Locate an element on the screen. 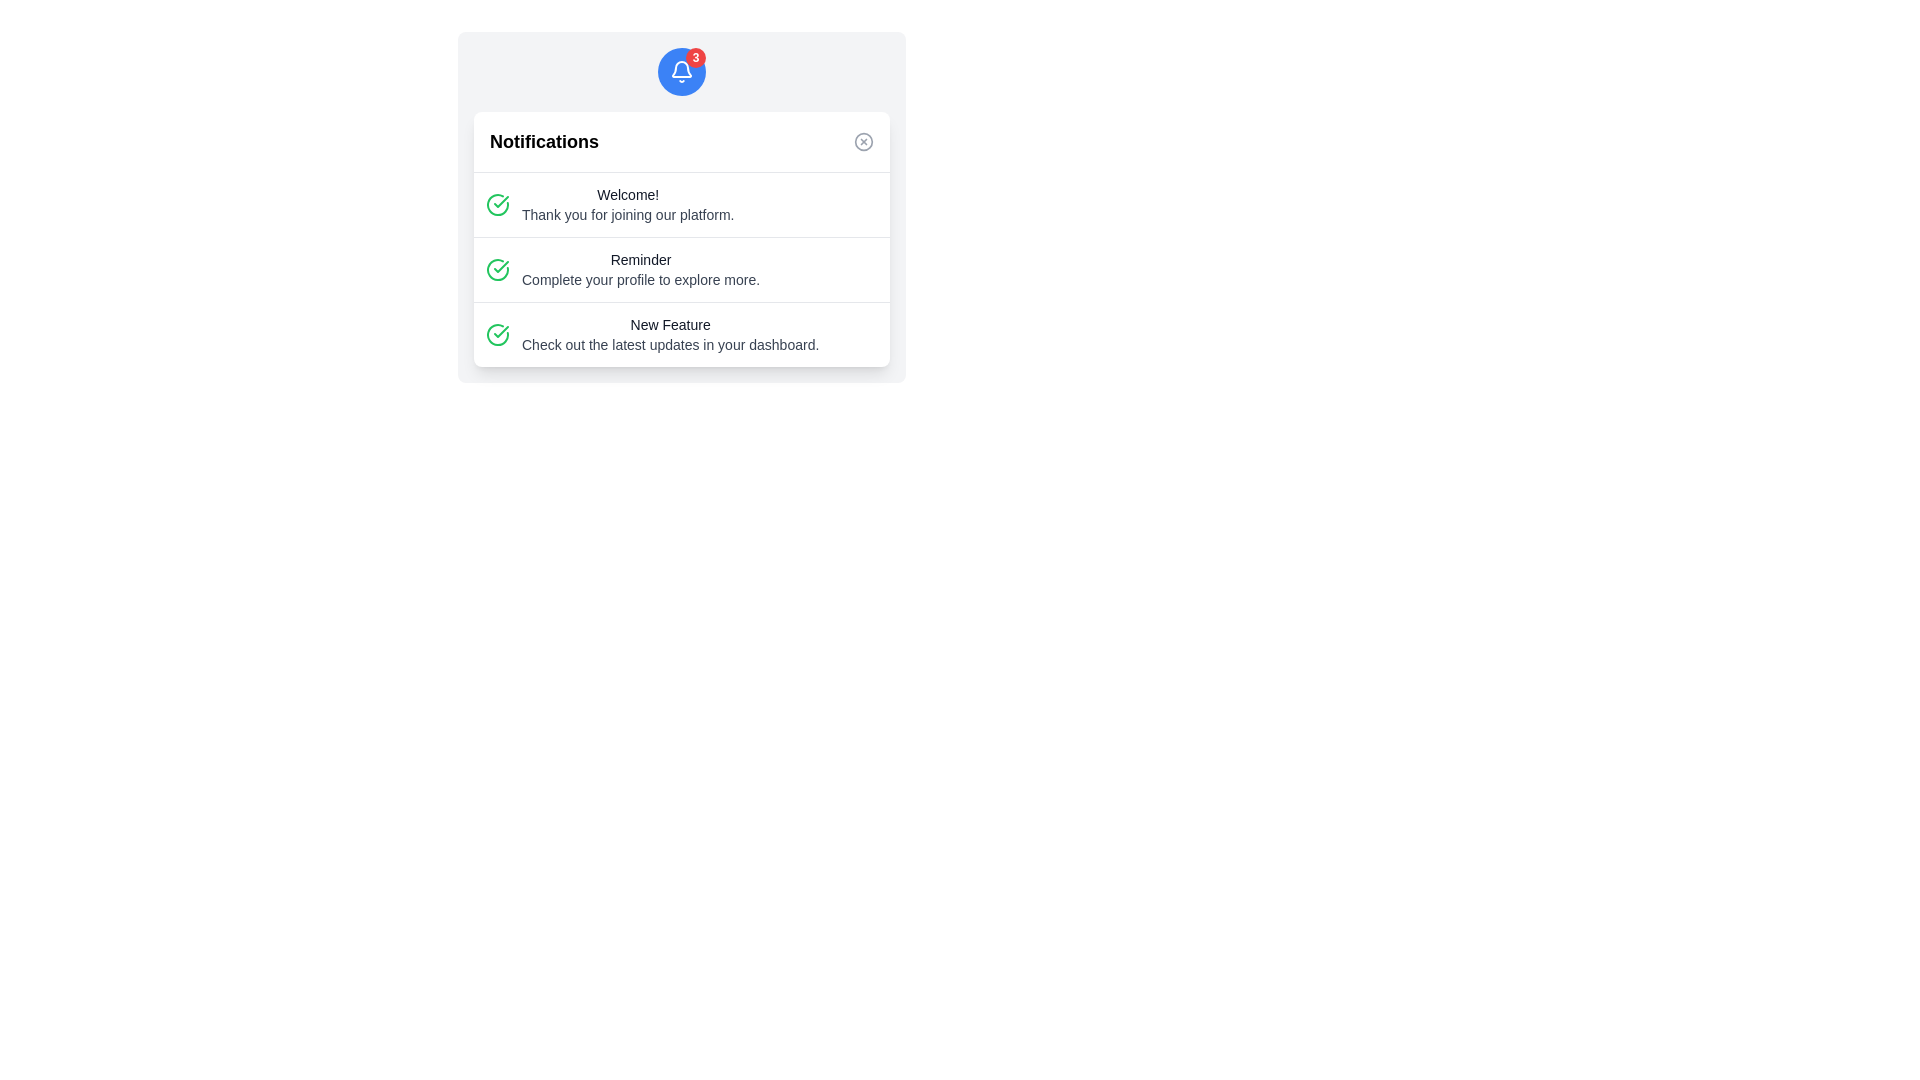 The width and height of the screenshot is (1920, 1080). informational text located in the notification section under 'New Feature', positioned towards the bottom of the list of notifications is located at coordinates (670, 343).